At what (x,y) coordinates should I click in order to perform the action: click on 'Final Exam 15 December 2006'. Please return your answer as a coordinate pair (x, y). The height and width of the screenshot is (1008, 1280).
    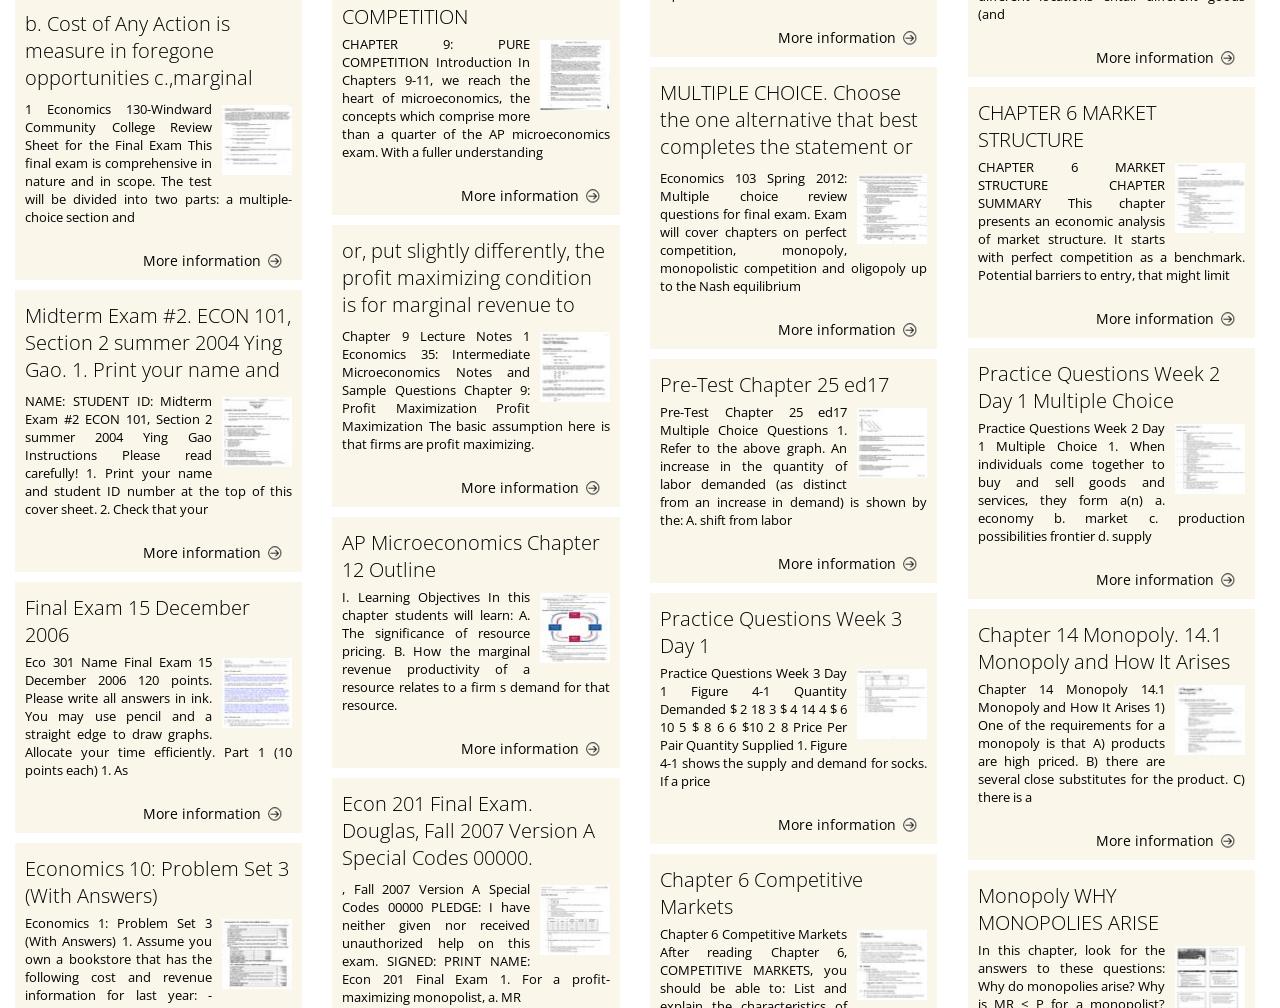
    Looking at the image, I should click on (136, 621).